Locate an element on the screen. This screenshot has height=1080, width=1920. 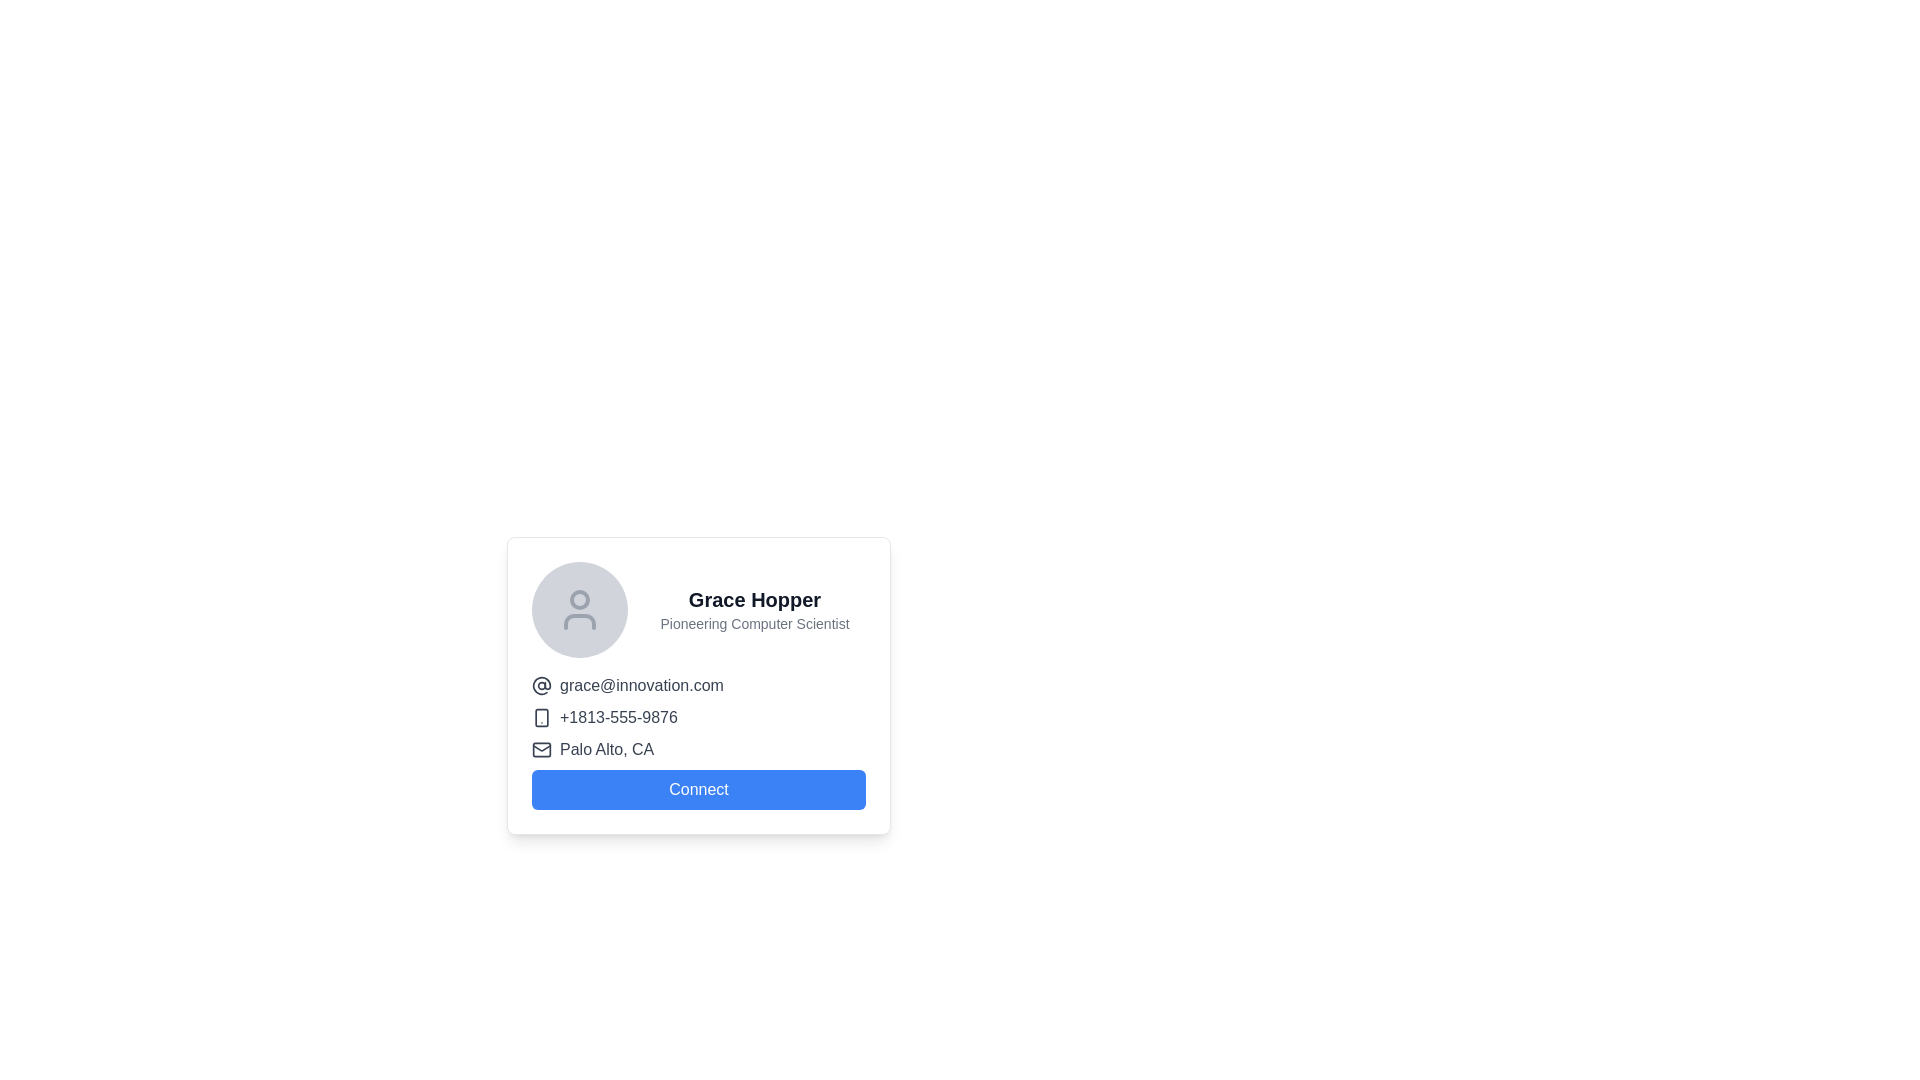
the Text Label that provides a subtitle or descriptive context for the title 'Grace Hopper', which is positioned directly underneath and aligned with the title within the profile card layout is located at coordinates (753, 623).